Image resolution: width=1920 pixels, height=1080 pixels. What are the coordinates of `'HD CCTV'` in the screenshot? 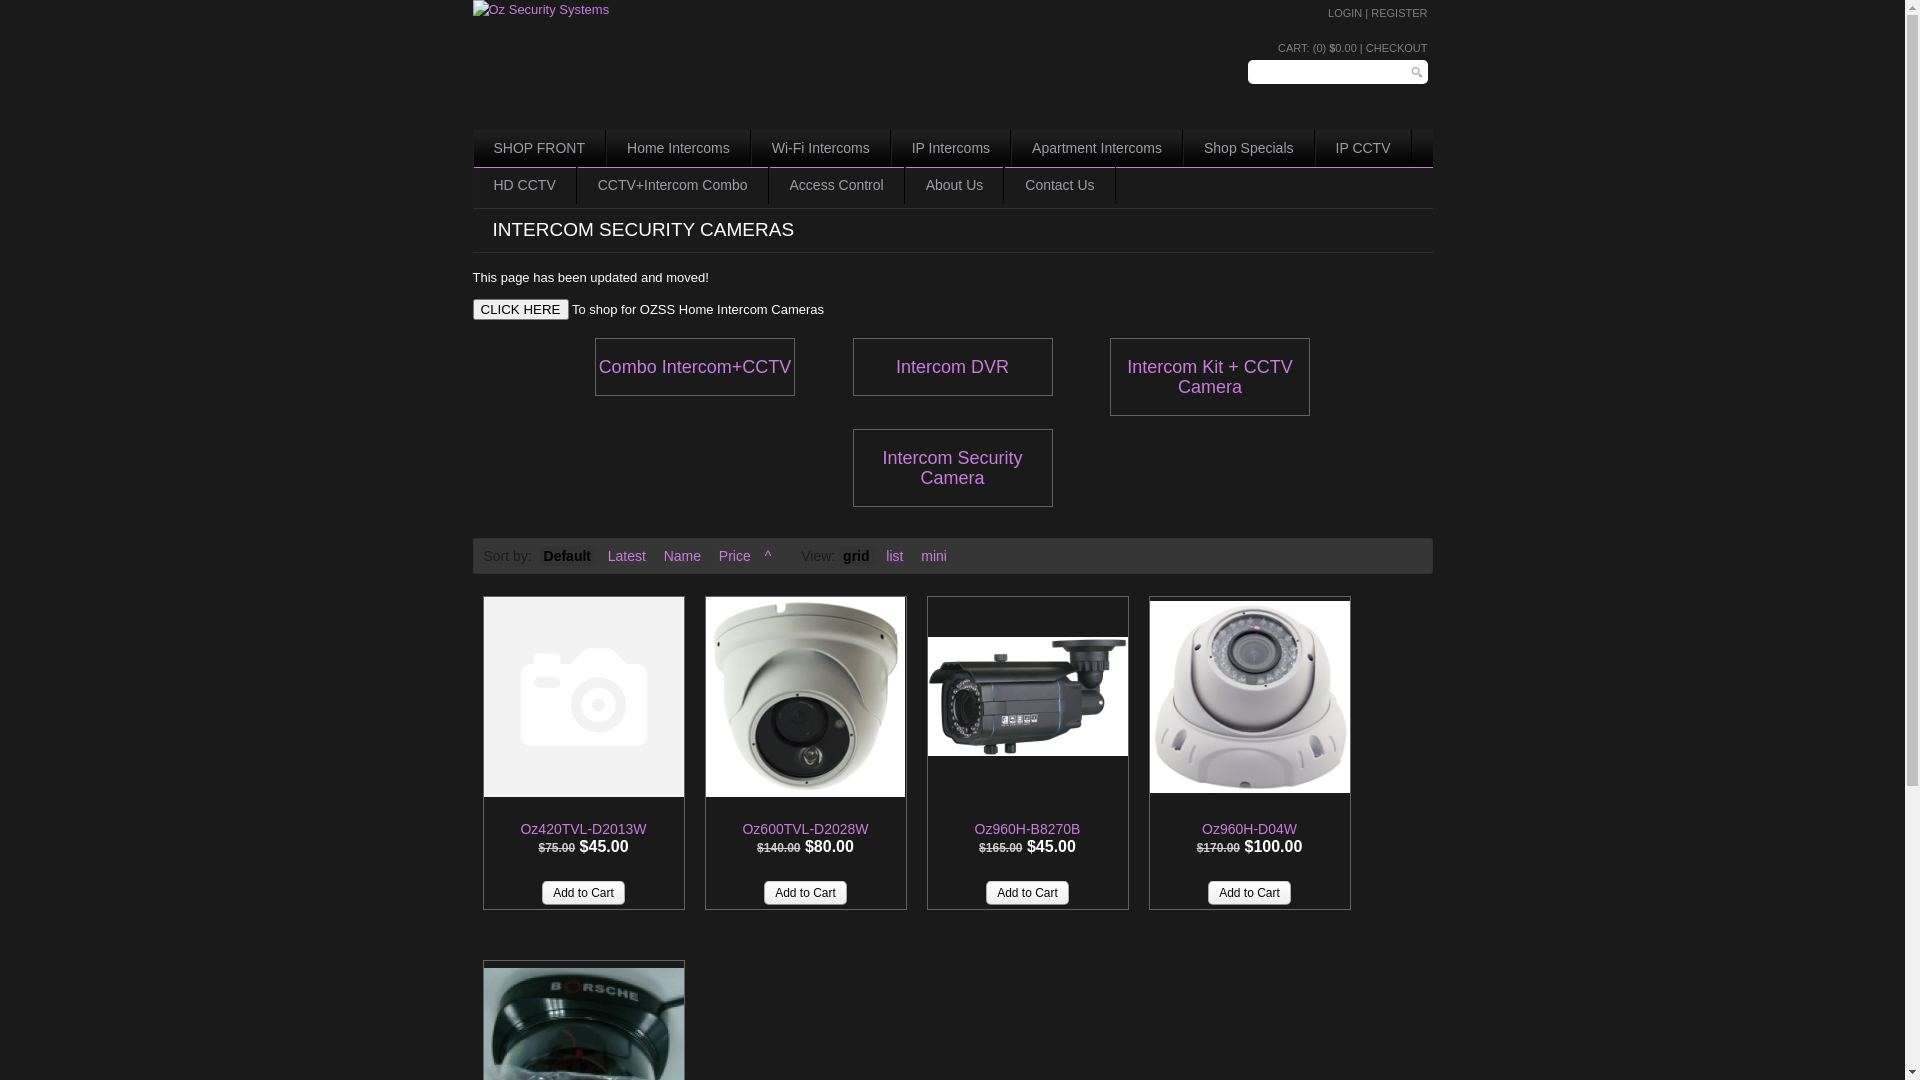 It's located at (523, 185).